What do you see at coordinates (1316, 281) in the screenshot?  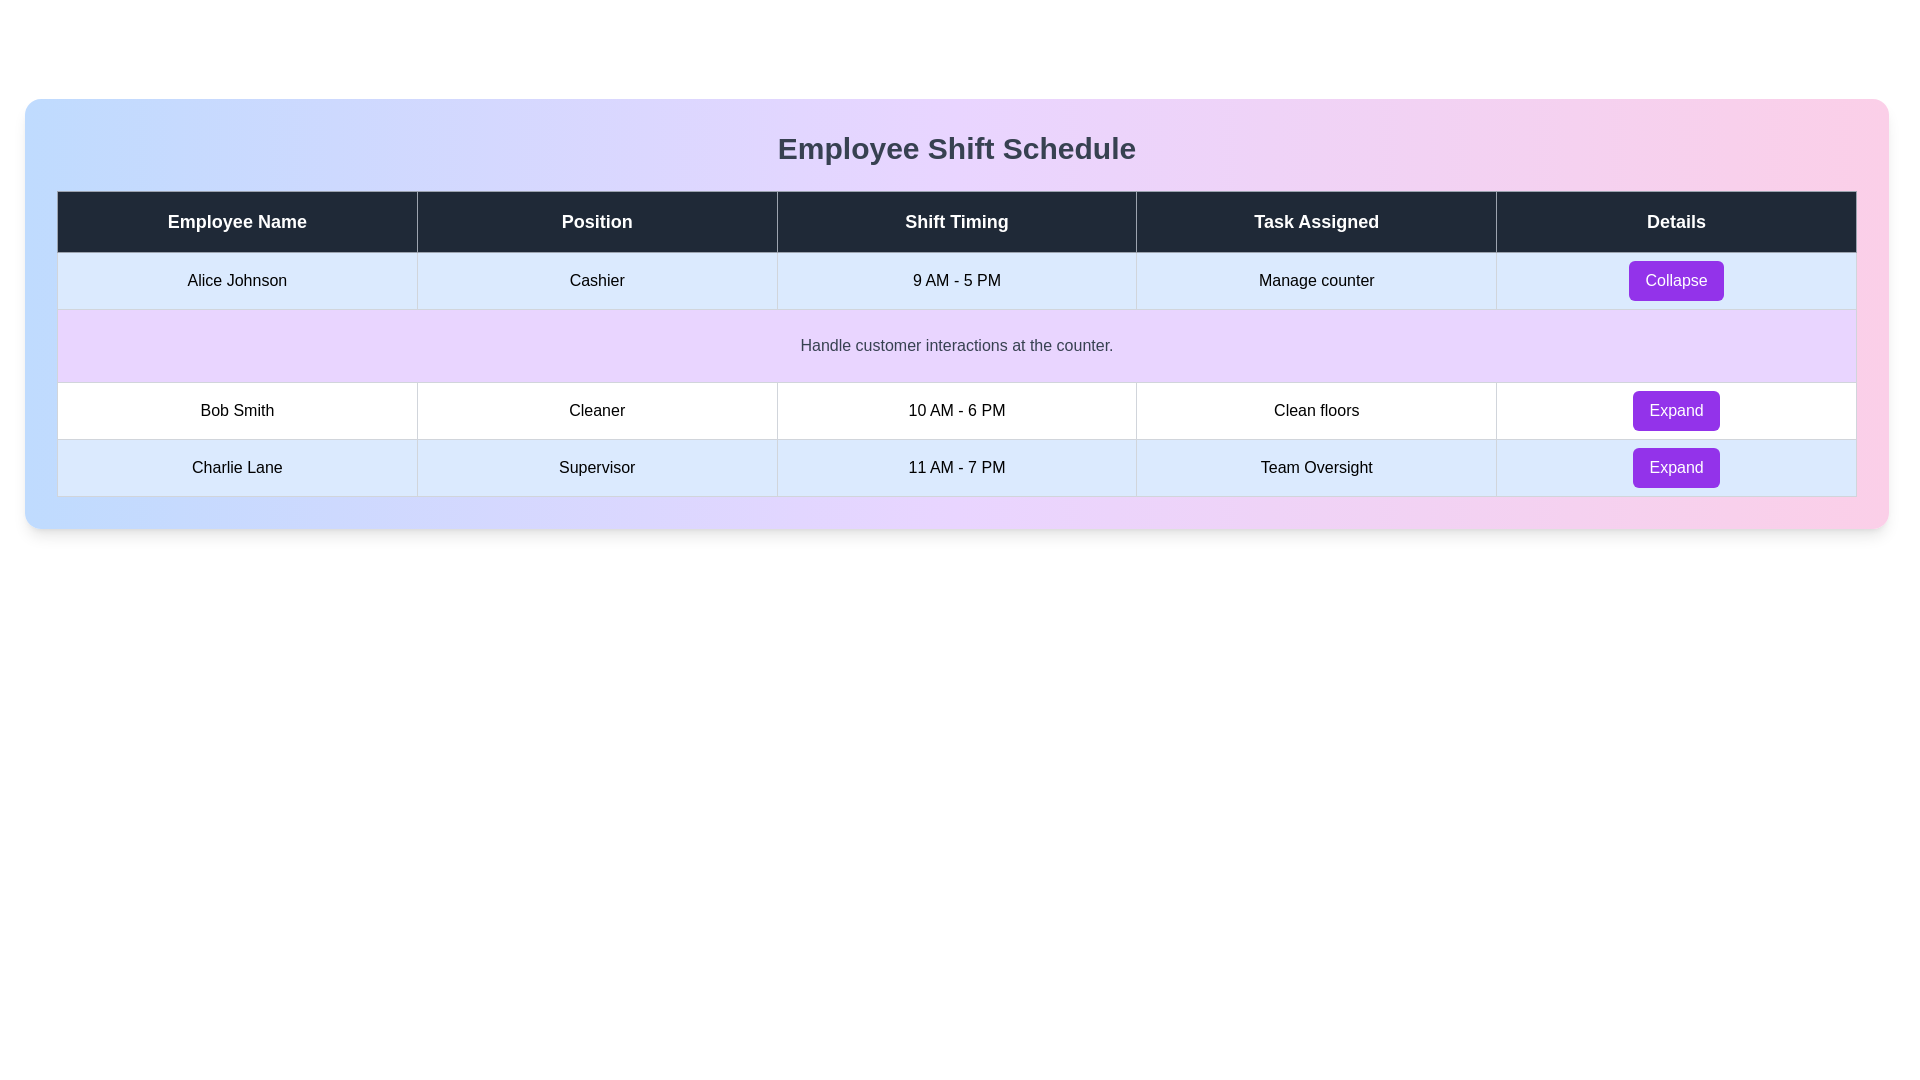 I see `the Text display box that shows the assigned task for the respective entry, located in the 'Task Assigned' column of the first row in the table-like structure` at bounding box center [1316, 281].